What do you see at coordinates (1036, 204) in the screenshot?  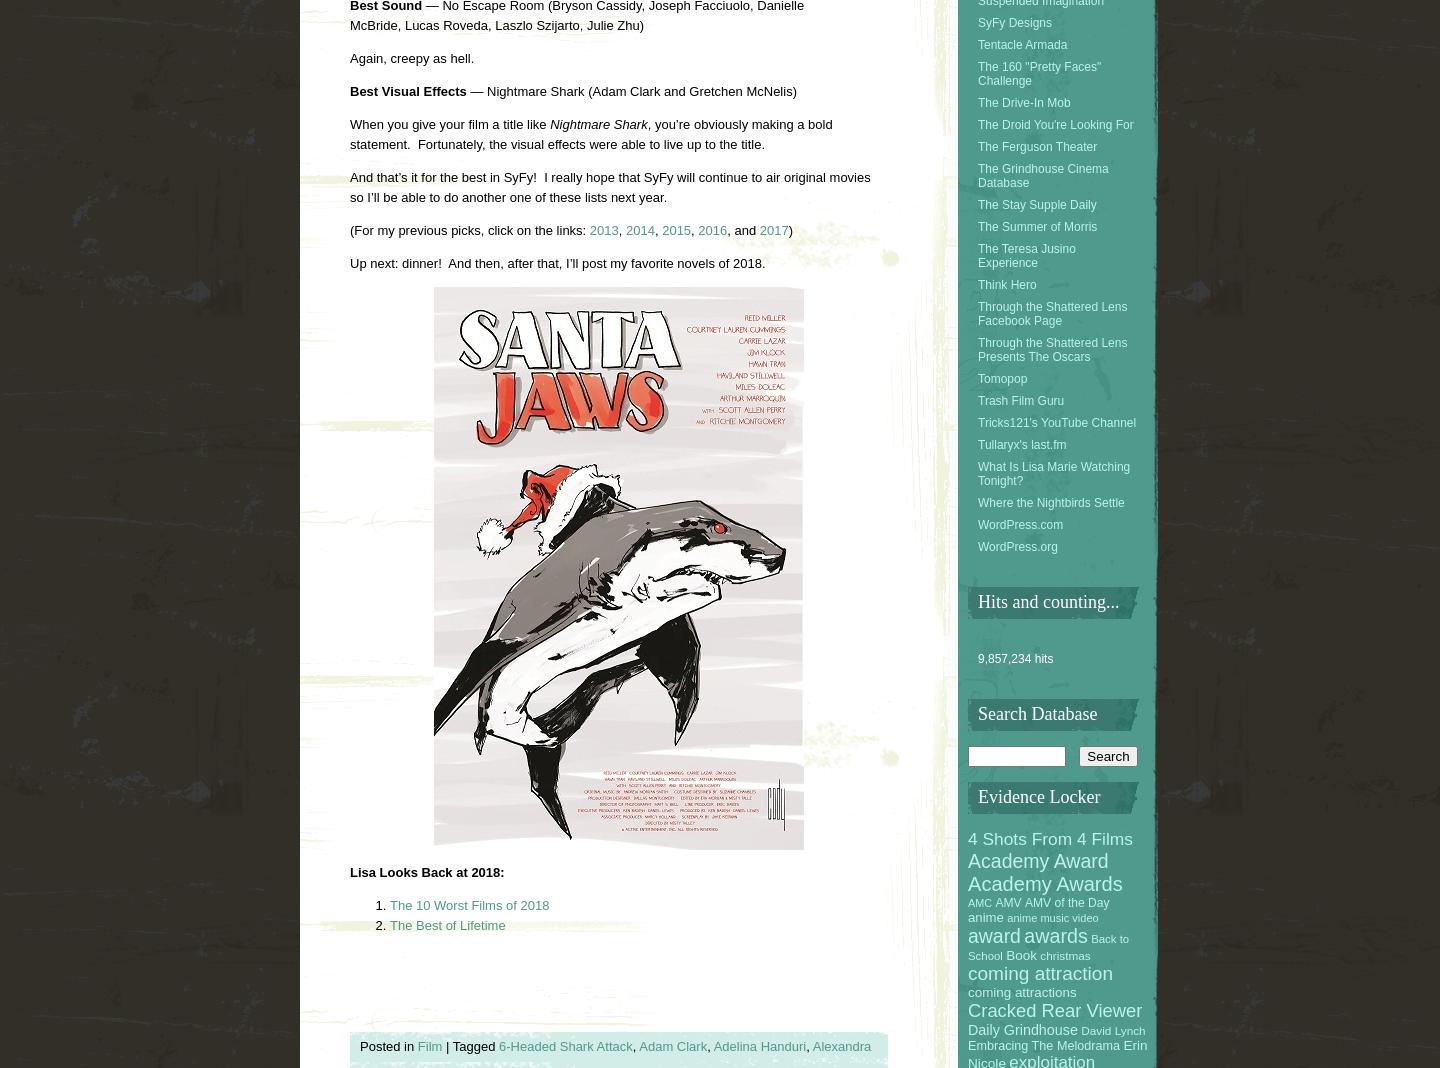 I see `'The Stay Supple Daily'` at bounding box center [1036, 204].